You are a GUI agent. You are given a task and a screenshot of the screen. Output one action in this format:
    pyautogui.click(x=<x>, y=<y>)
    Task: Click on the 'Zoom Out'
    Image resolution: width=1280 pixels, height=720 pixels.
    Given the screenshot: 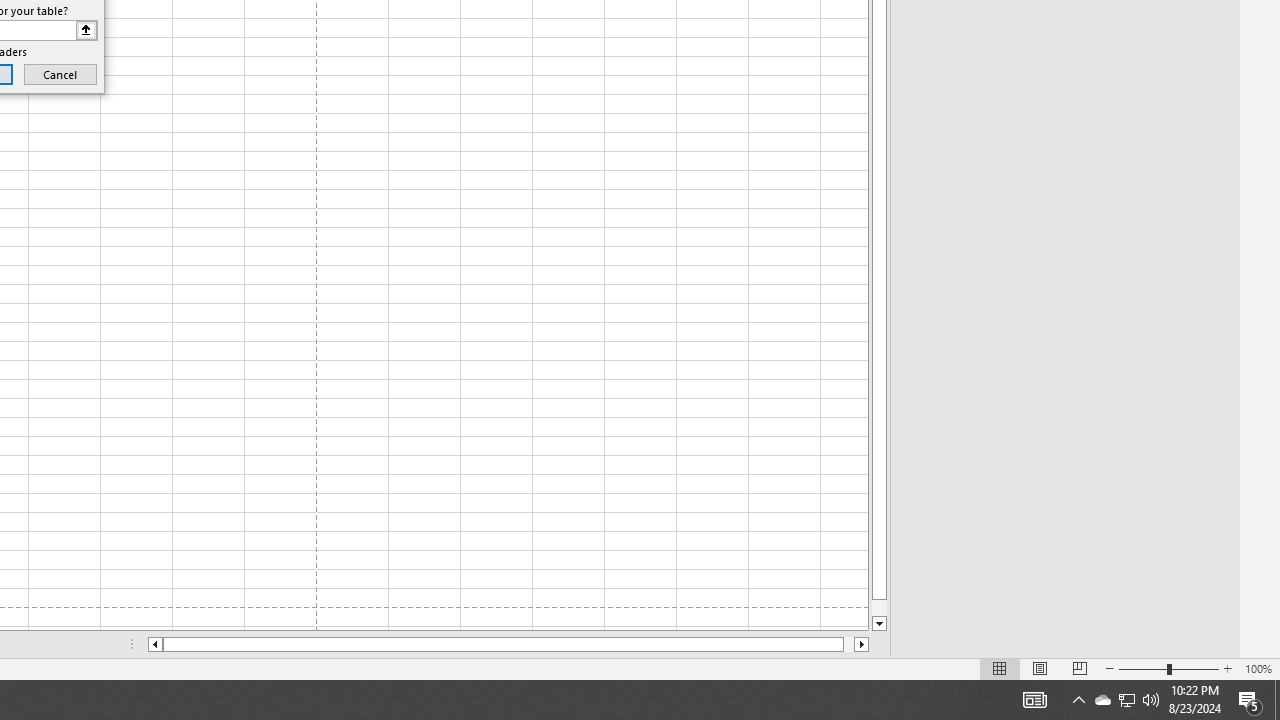 What is the action you would take?
    pyautogui.click(x=1143, y=669)
    